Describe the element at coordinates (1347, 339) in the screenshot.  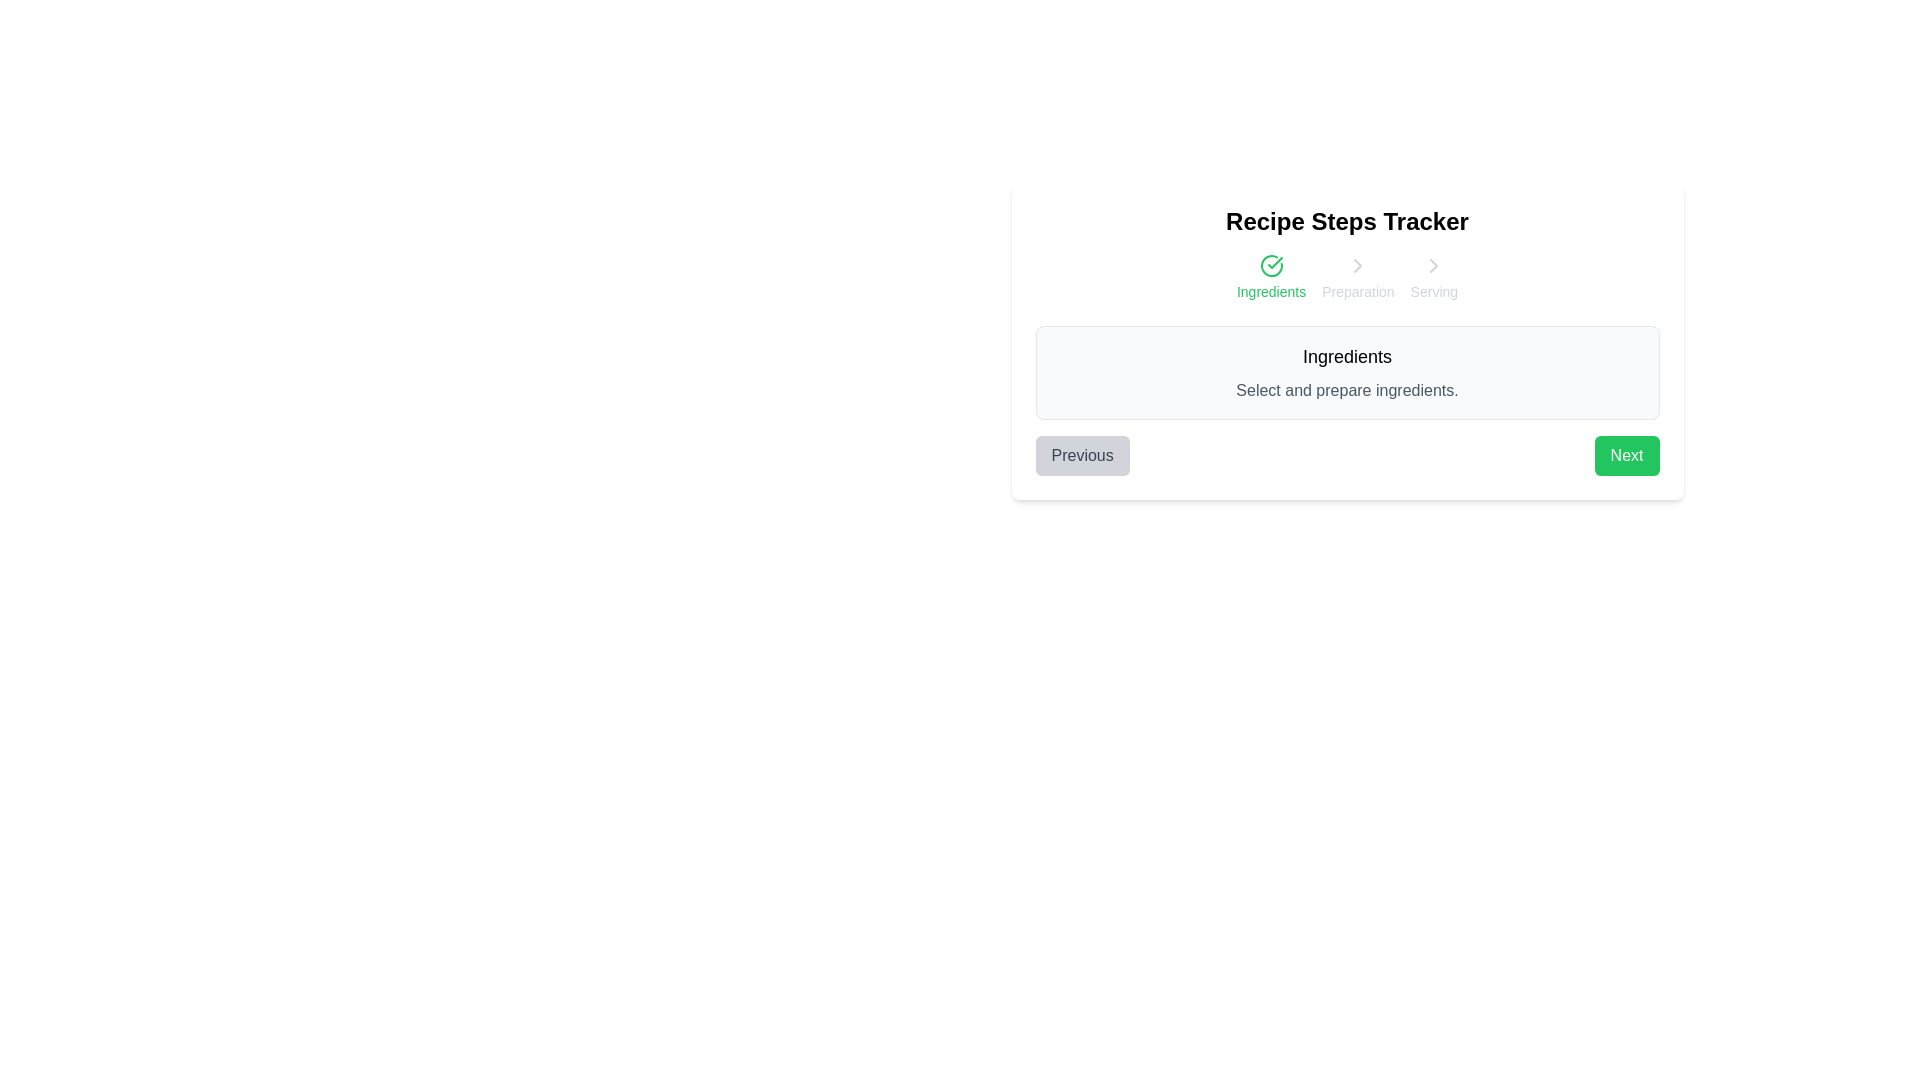
I see `the Card Component that represents a card interface for tracking steps in a recipe process` at that location.